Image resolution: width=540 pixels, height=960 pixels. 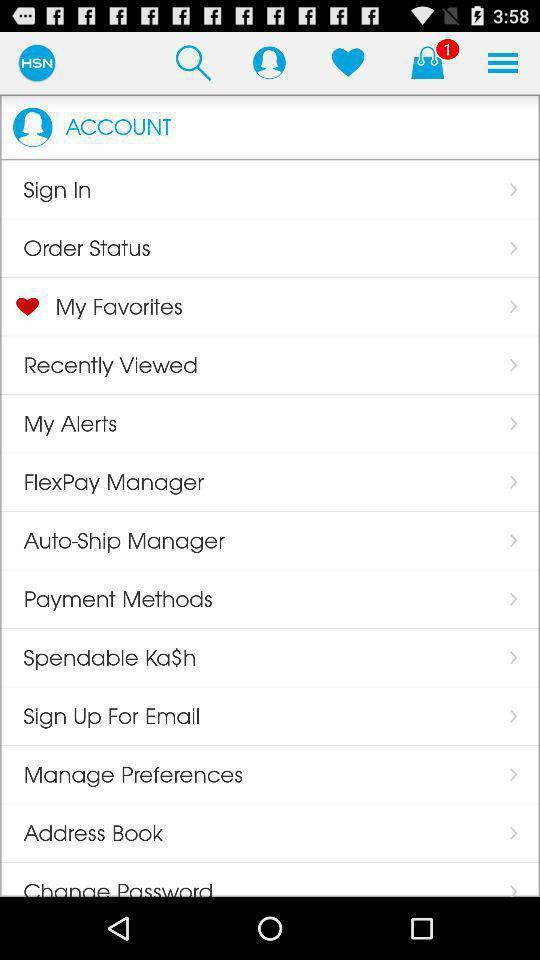 What do you see at coordinates (347, 62) in the screenshot?
I see `liked items` at bounding box center [347, 62].